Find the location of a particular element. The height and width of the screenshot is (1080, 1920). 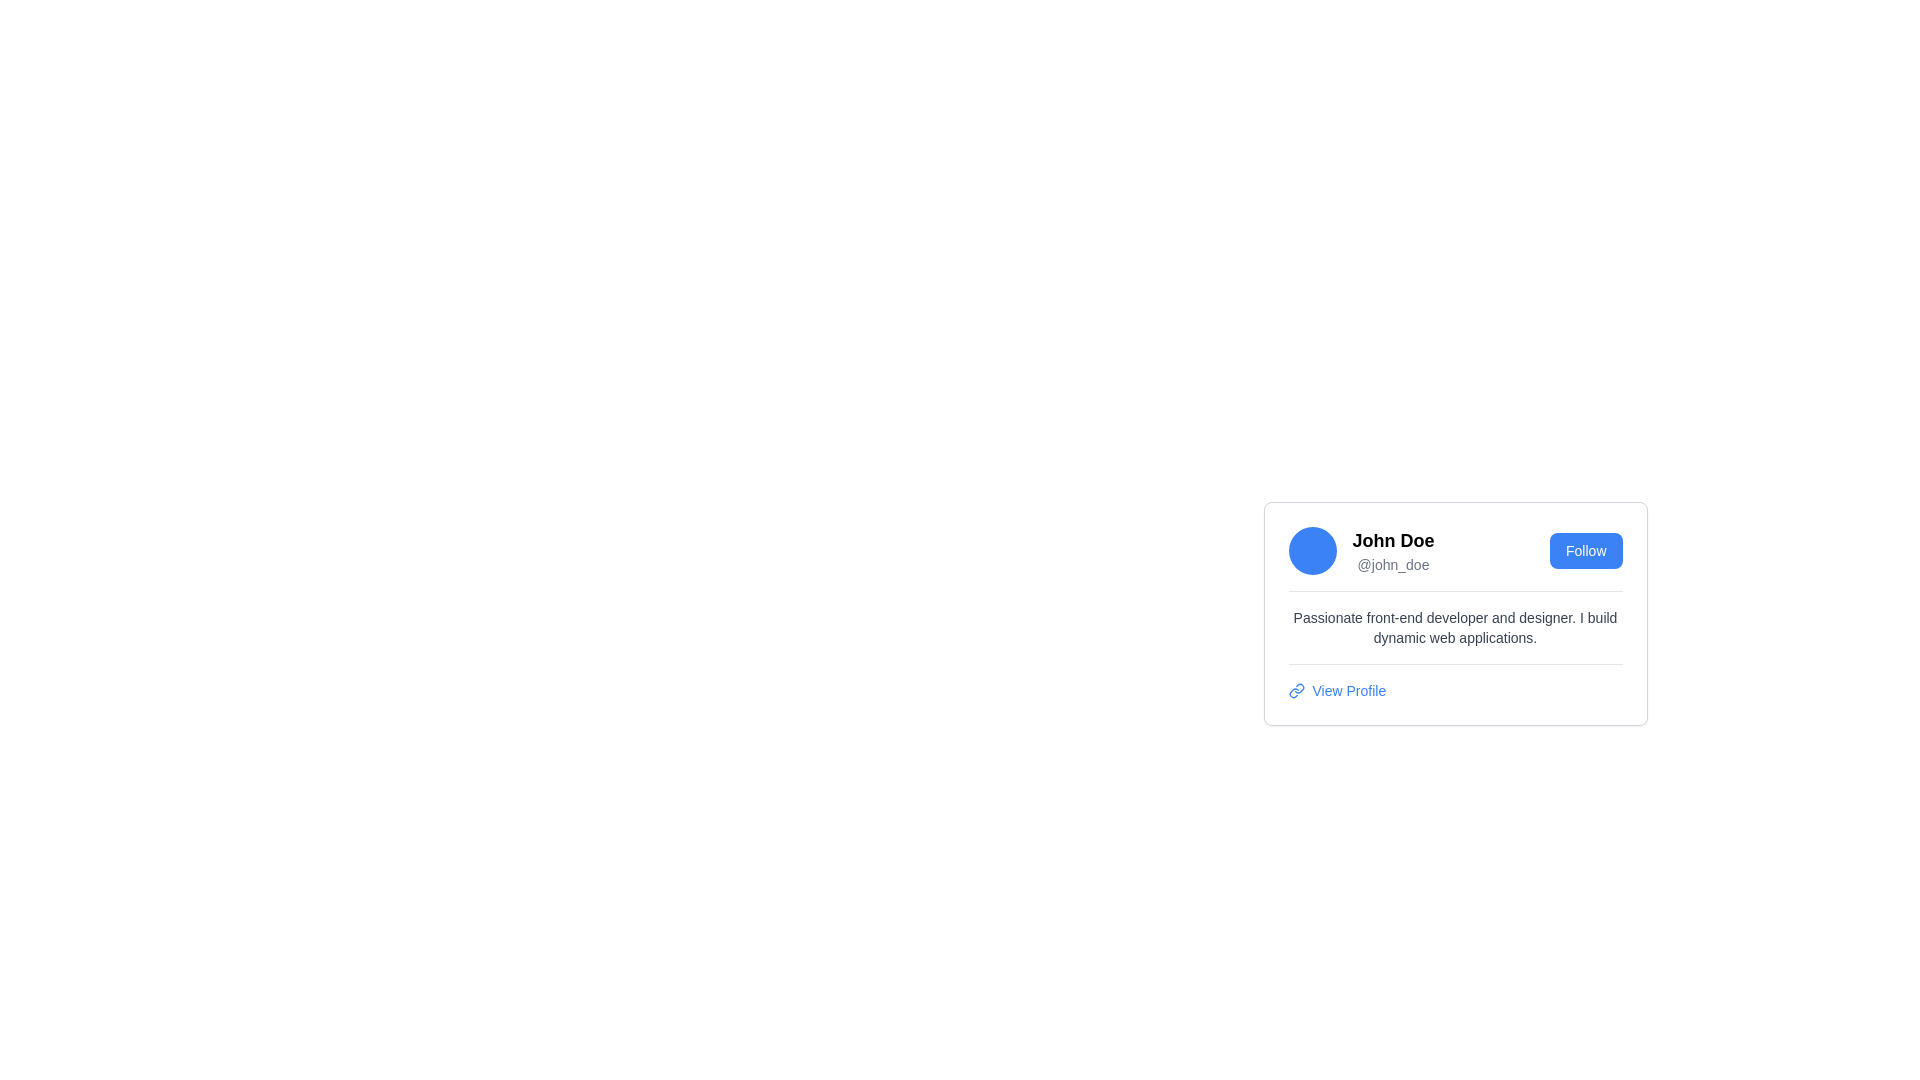

the follow button to send a follow request for the user 'John Doe', positioned near the username '@john_doe' is located at coordinates (1585, 551).